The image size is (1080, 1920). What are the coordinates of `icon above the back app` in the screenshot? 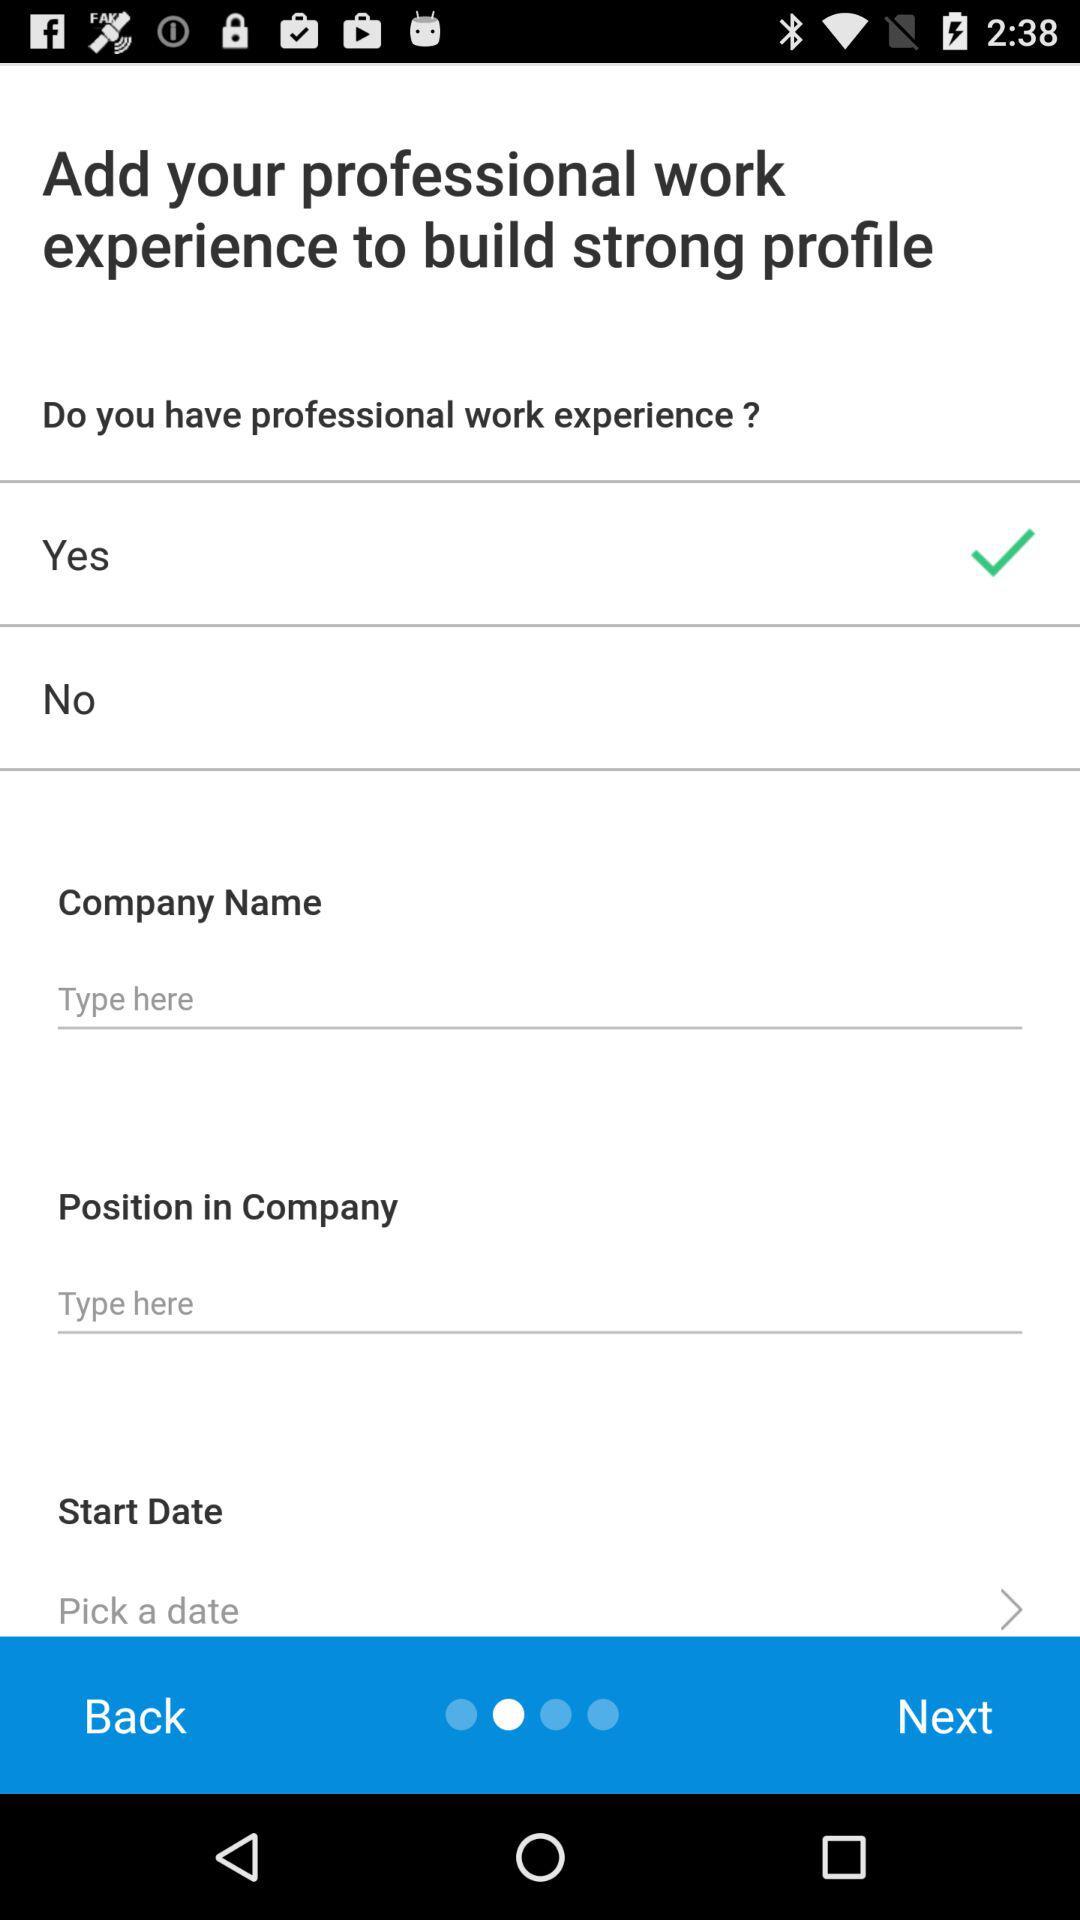 It's located at (540, 1601).